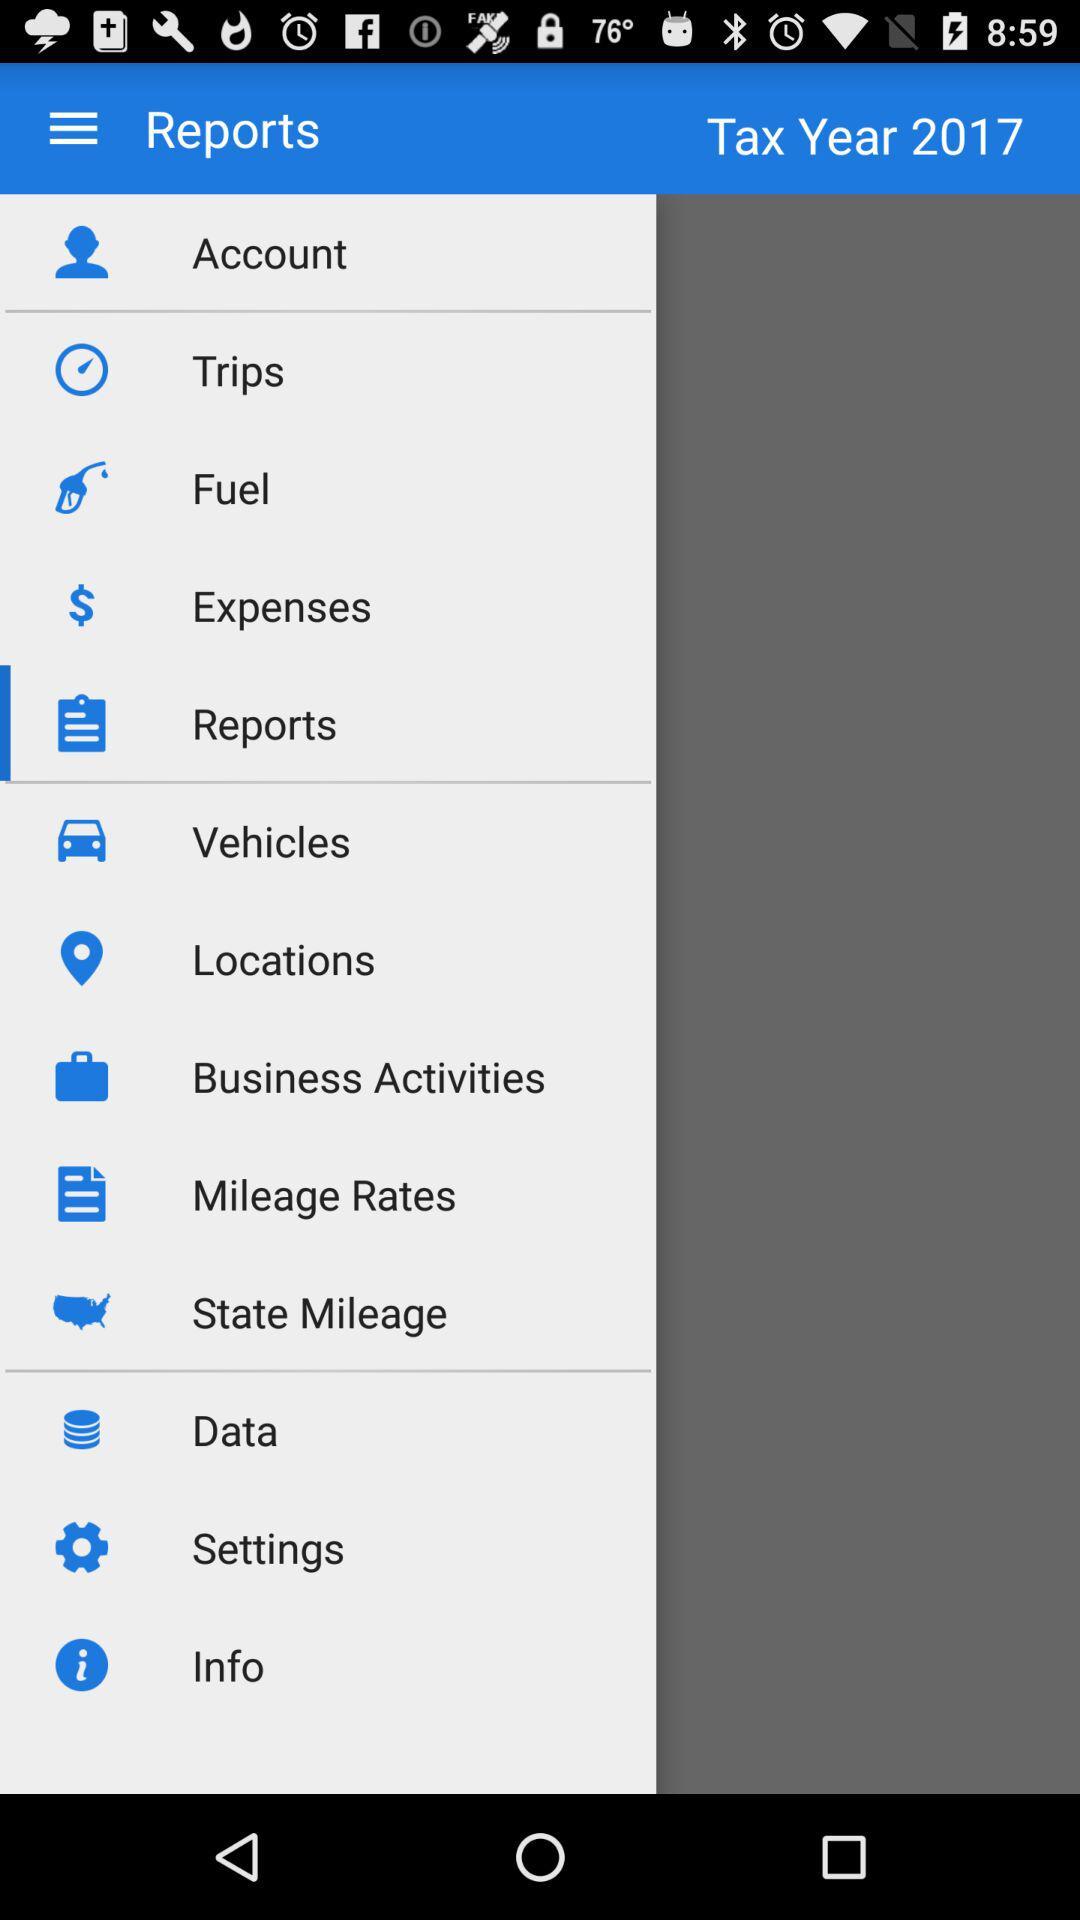 This screenshot has height=1920, width=1080. I want to click on the locations, so click(283, 957).